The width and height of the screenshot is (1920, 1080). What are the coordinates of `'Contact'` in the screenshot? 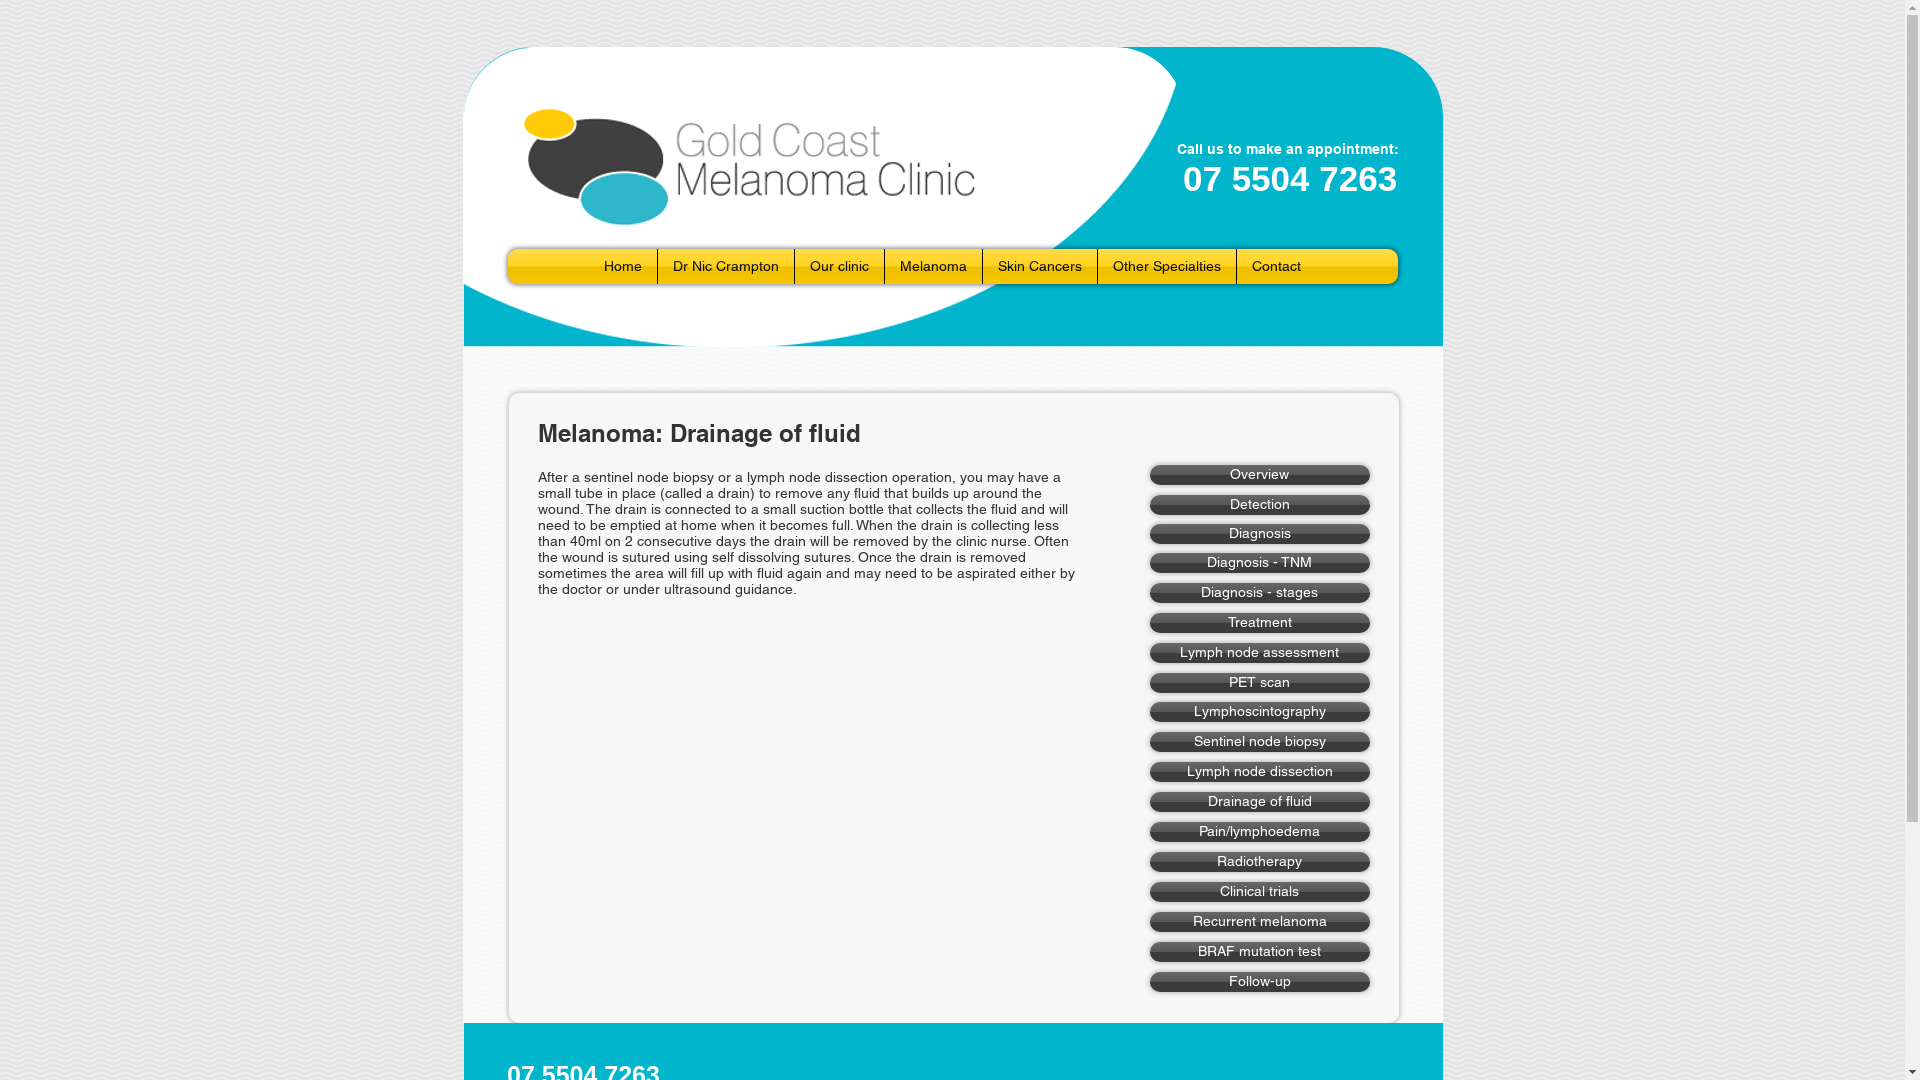 It's located at (1275, 265).